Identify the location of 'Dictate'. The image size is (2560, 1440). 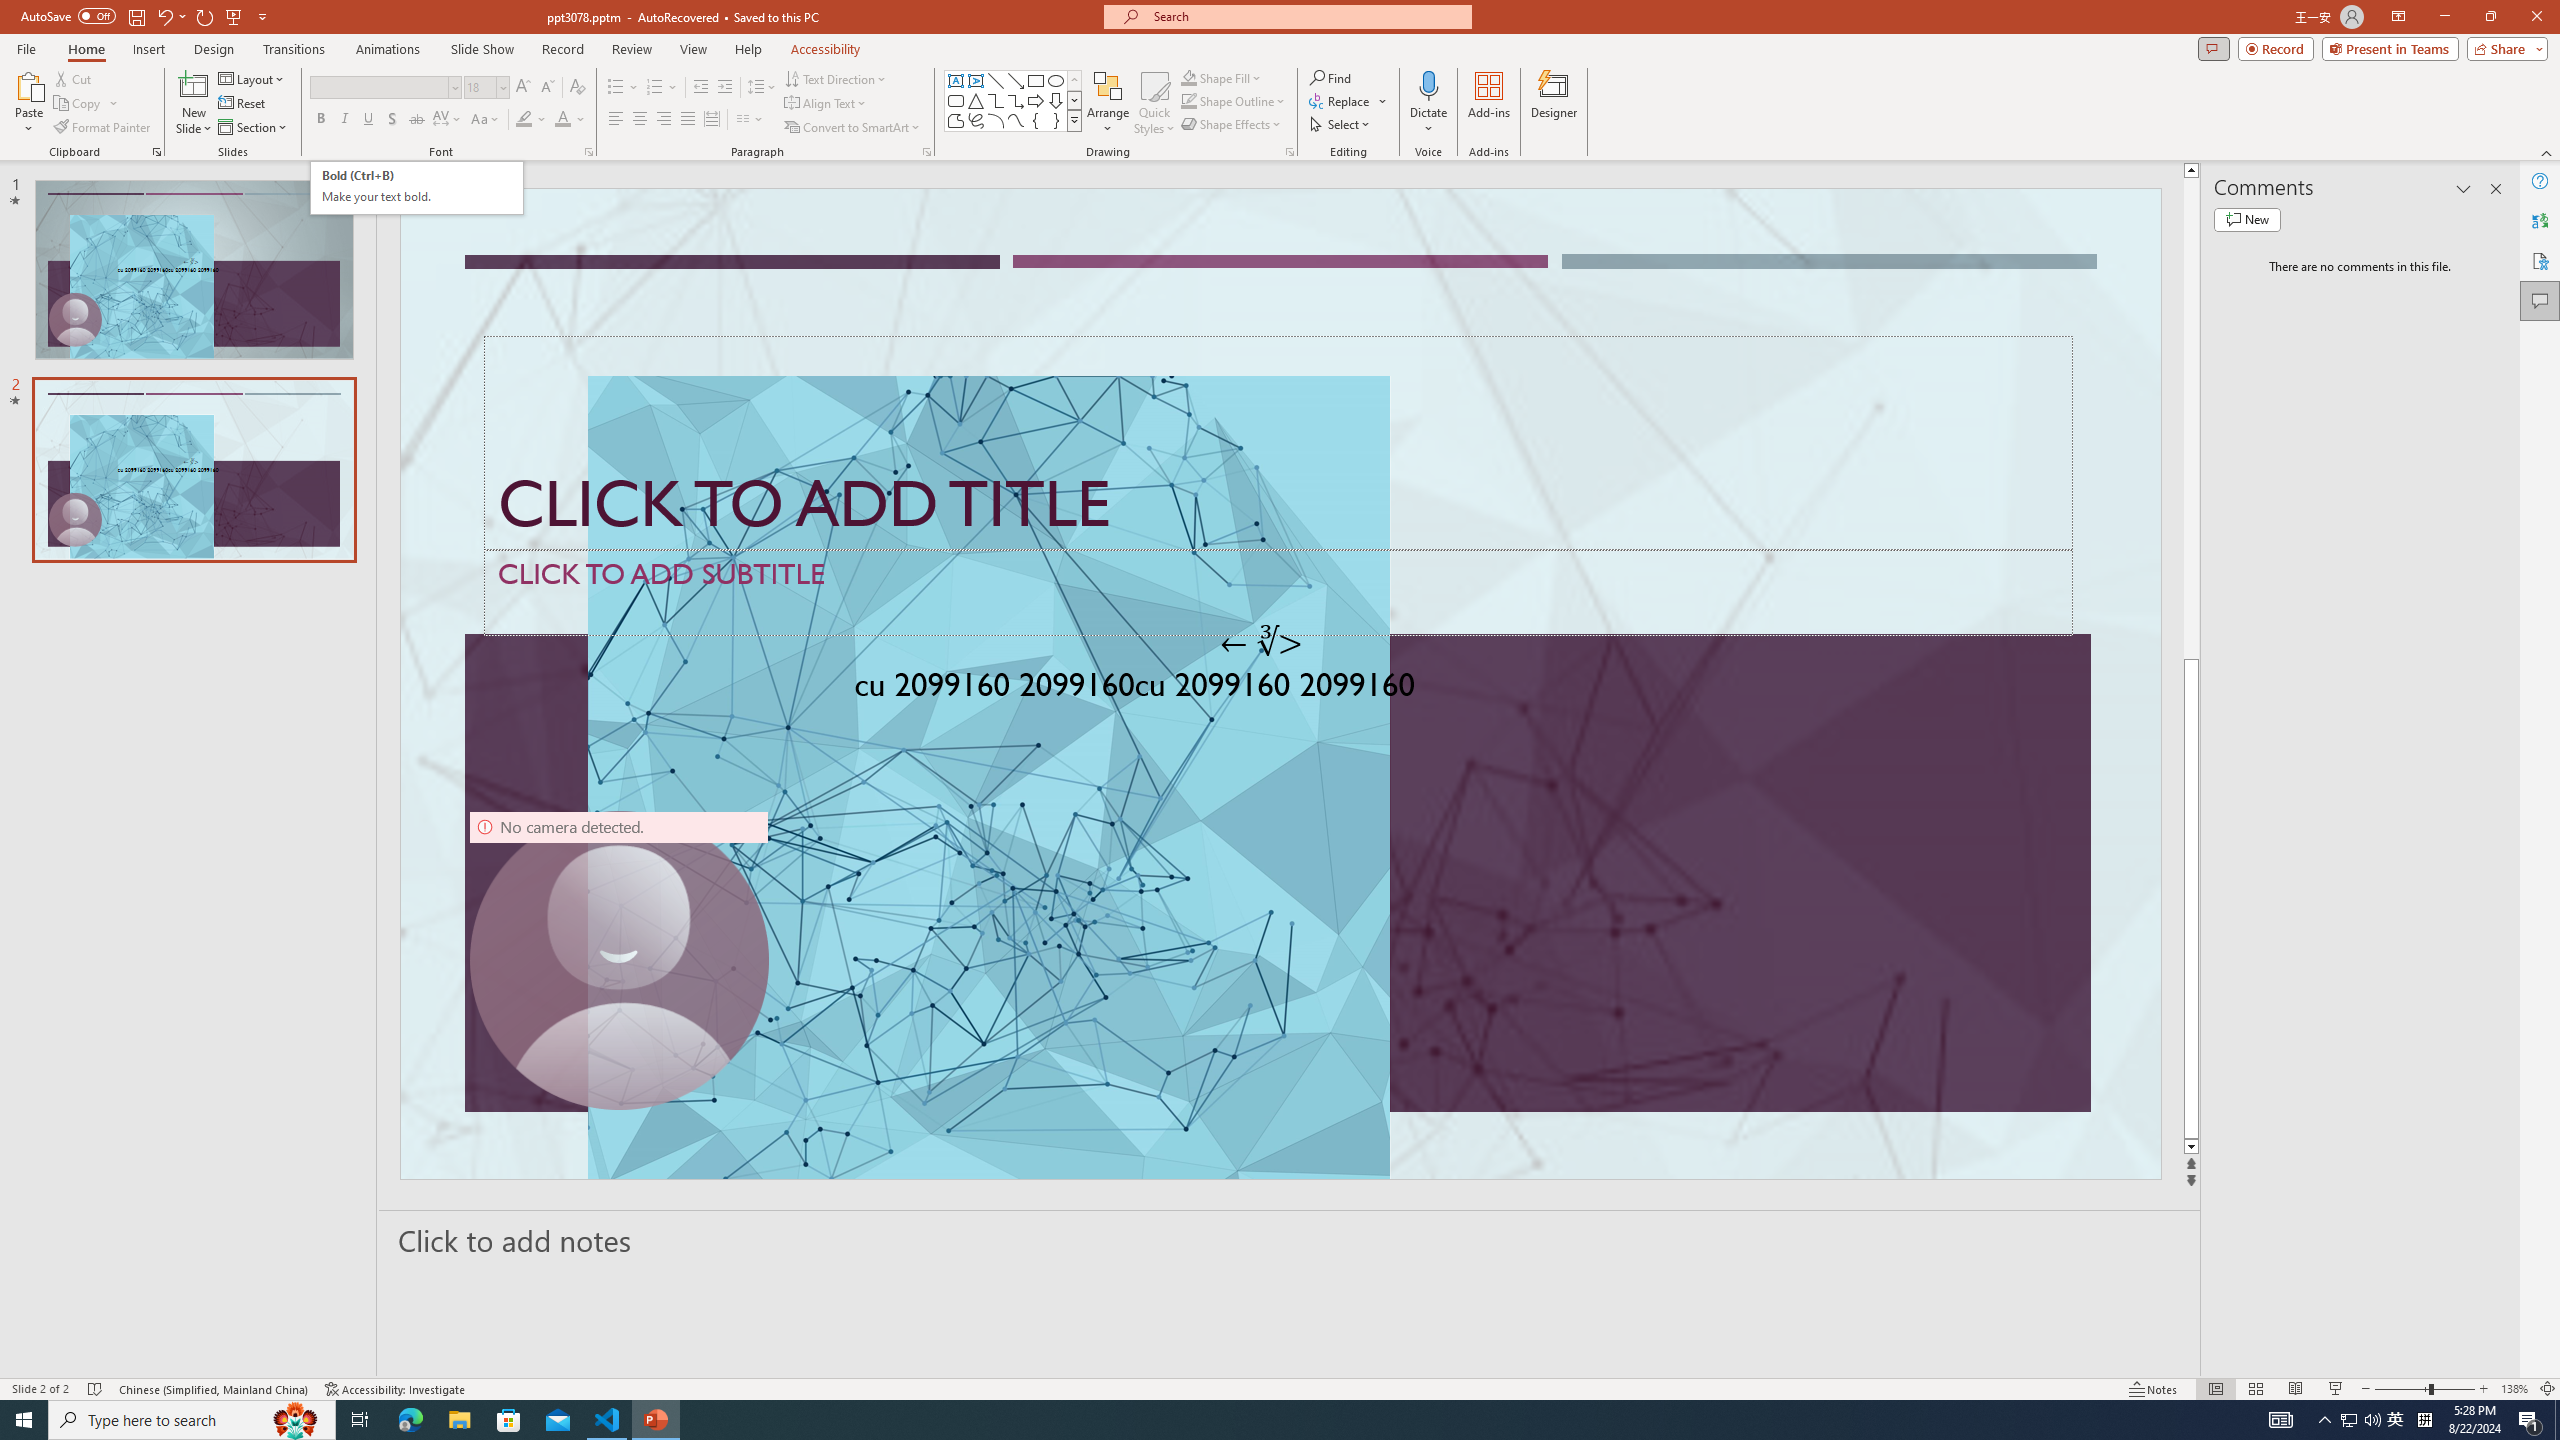
(1427, 84).